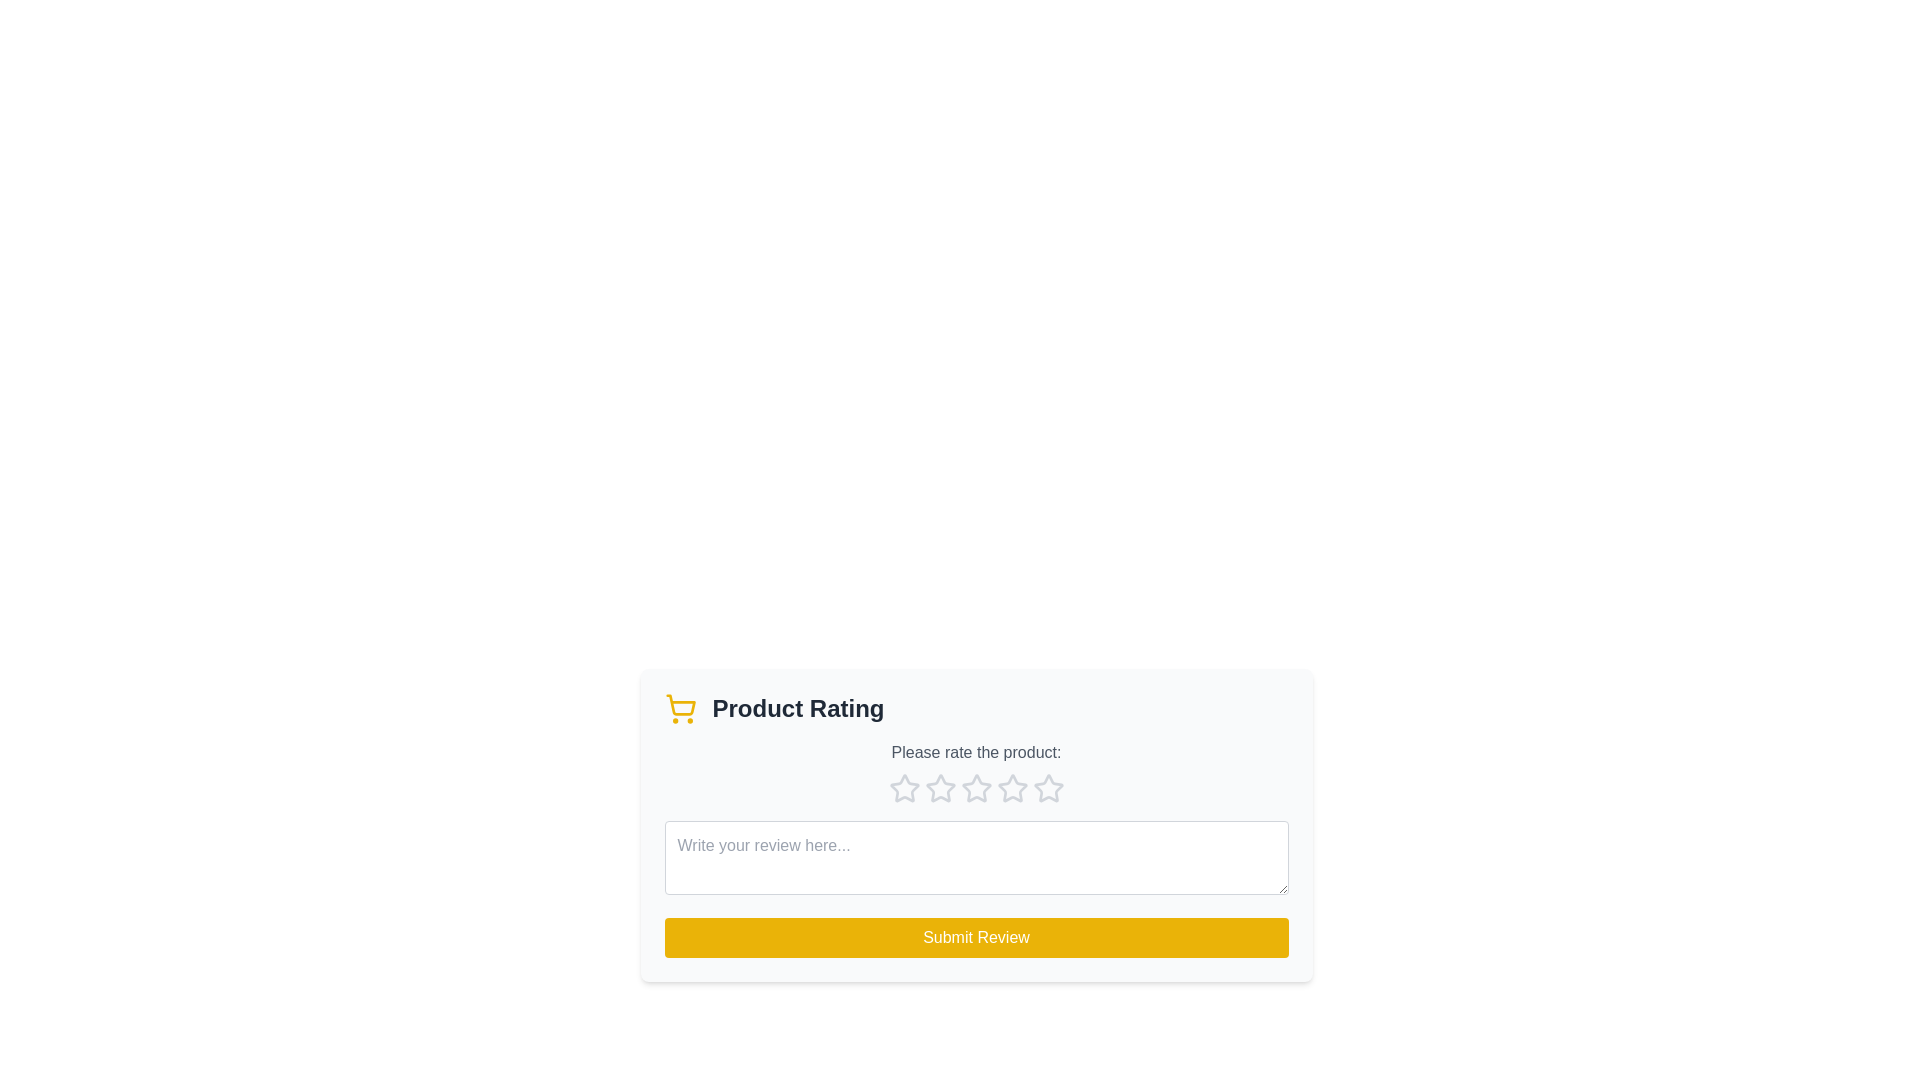  Describe the element at coordinates (1047, 787) in the screenshot. I see `the fourth star icon in the product rating section to visualize its hover state` at that location.